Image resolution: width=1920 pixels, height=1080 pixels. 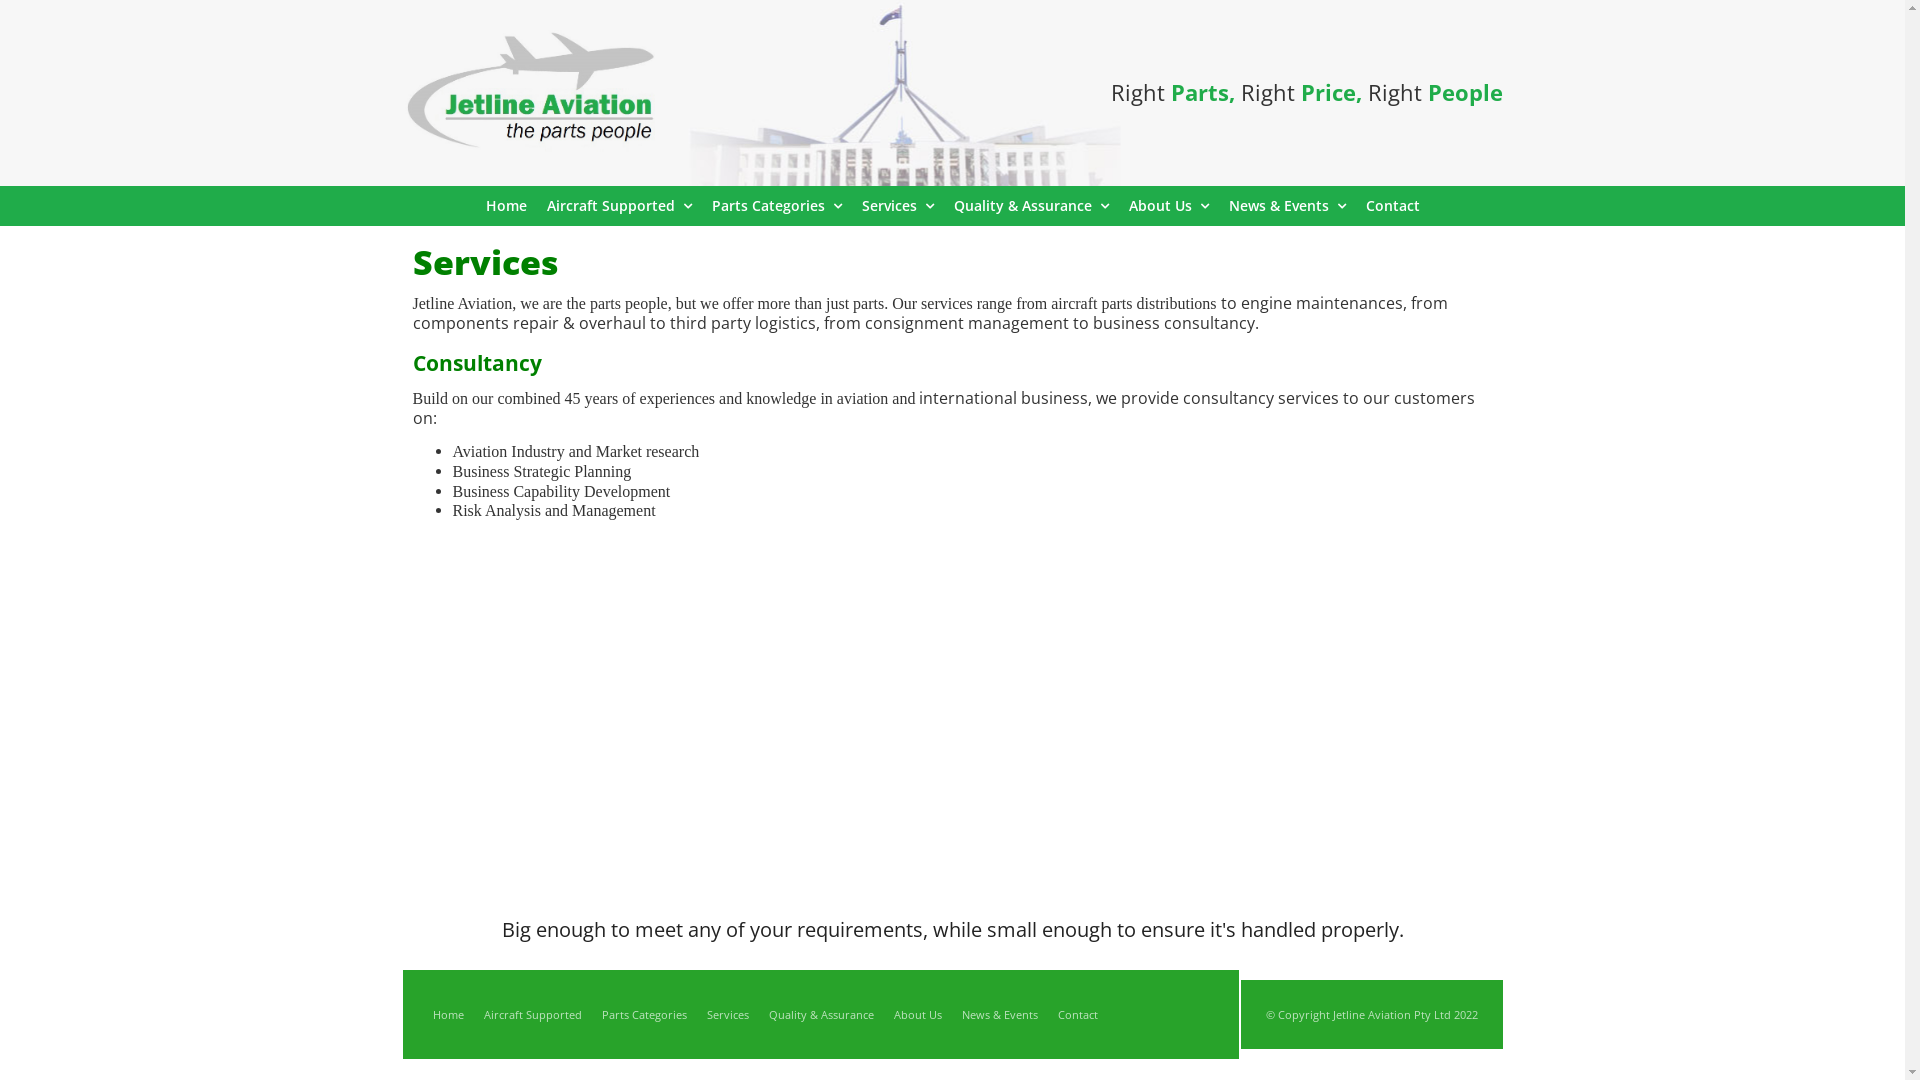 I want to click on 'Contact', so click(x=1391, y=205).